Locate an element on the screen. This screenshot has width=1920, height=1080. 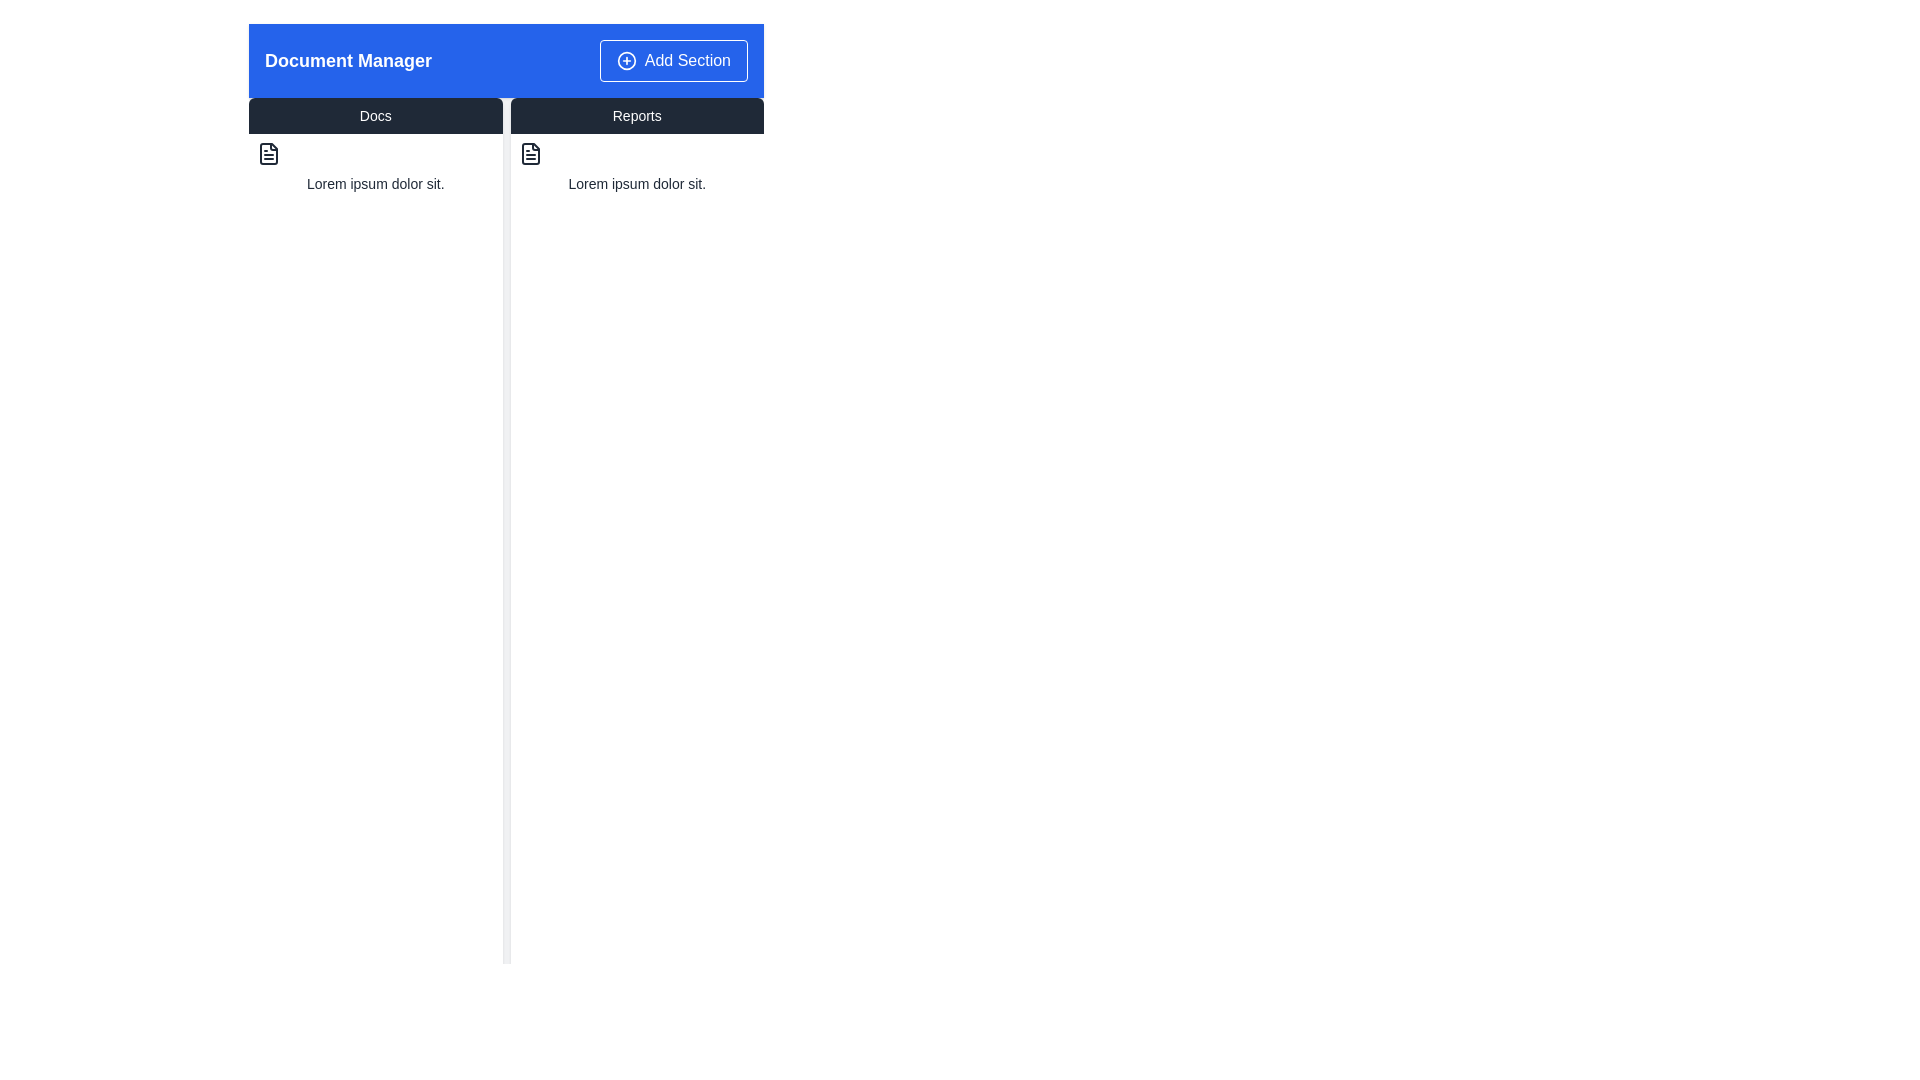
the text label located in the 'Reports' column, positioned directly under the document icon is located at coordinates (636, 184).